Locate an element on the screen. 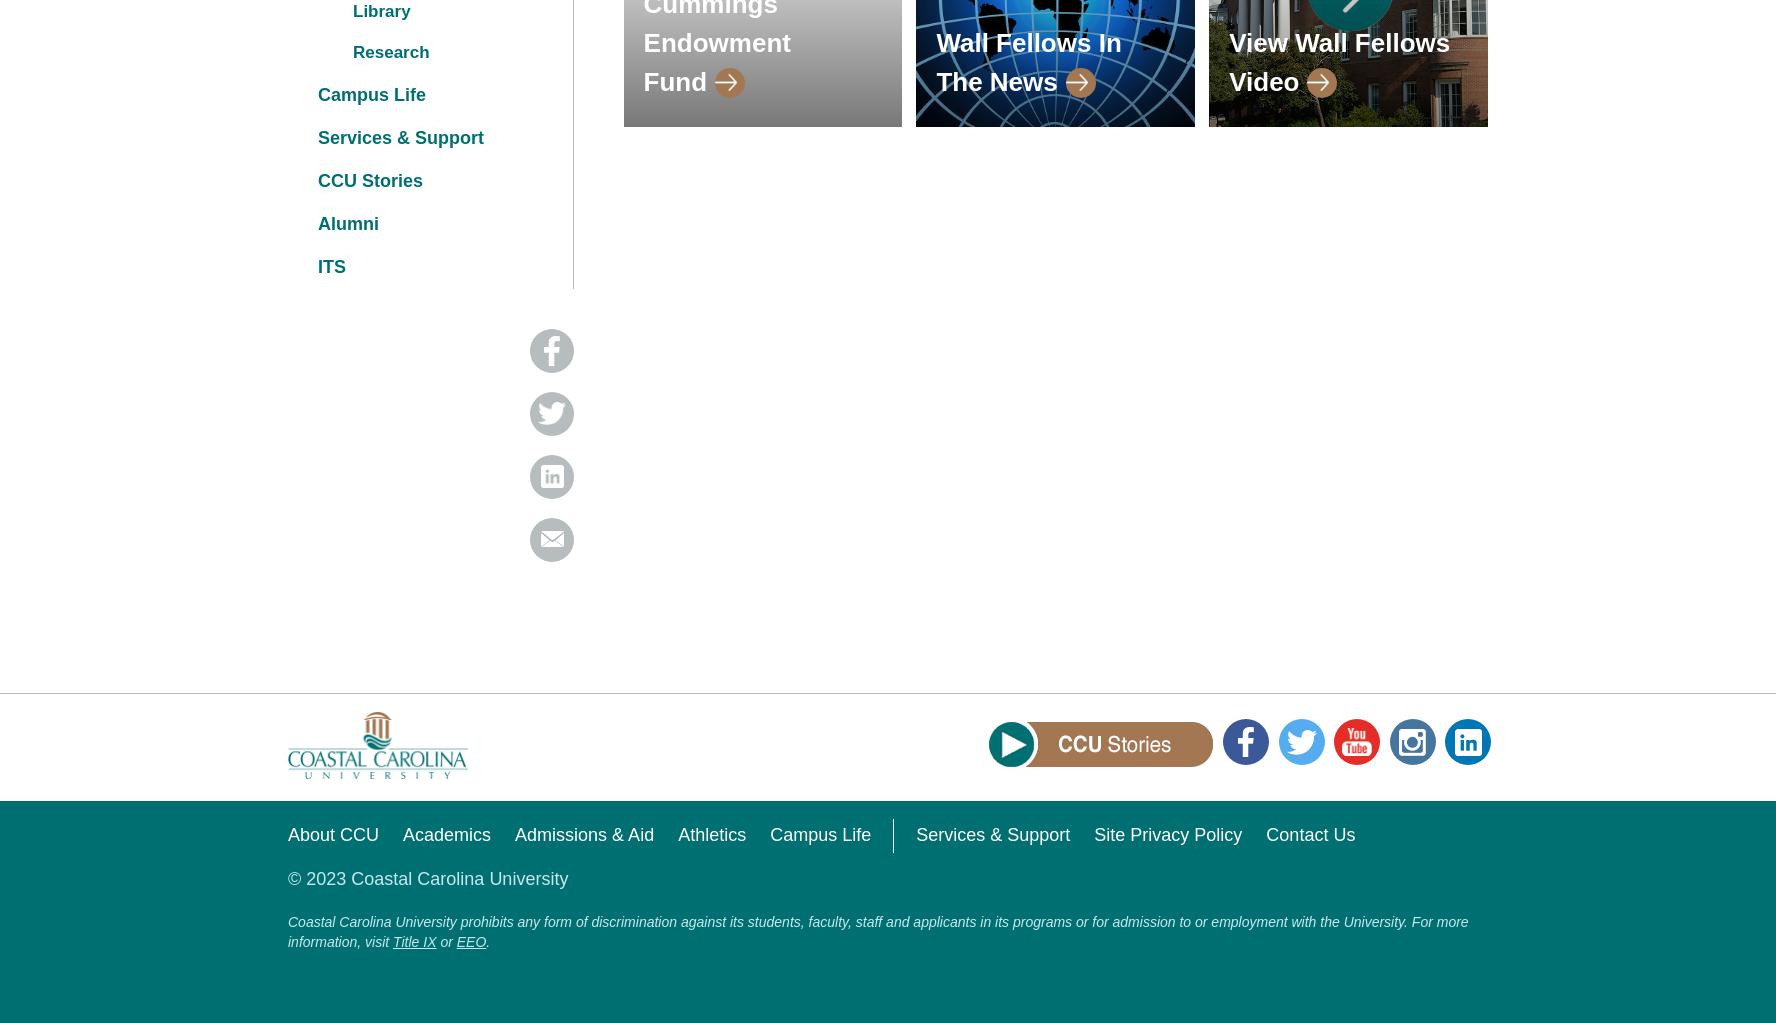 The width and height of the screenshot is (1776, 1023). 'Campus Life' is located at coordinates (317, 94).